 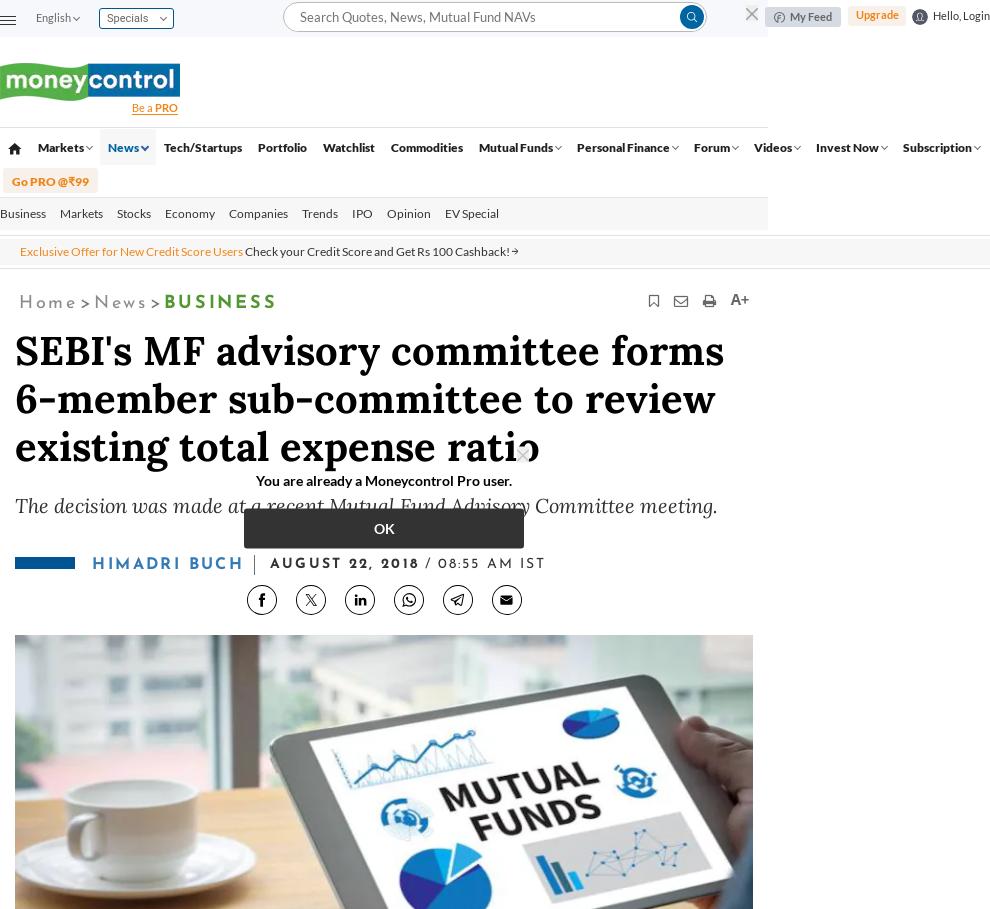 I want to click on 'Upgrade', so click(x=876, y=13).